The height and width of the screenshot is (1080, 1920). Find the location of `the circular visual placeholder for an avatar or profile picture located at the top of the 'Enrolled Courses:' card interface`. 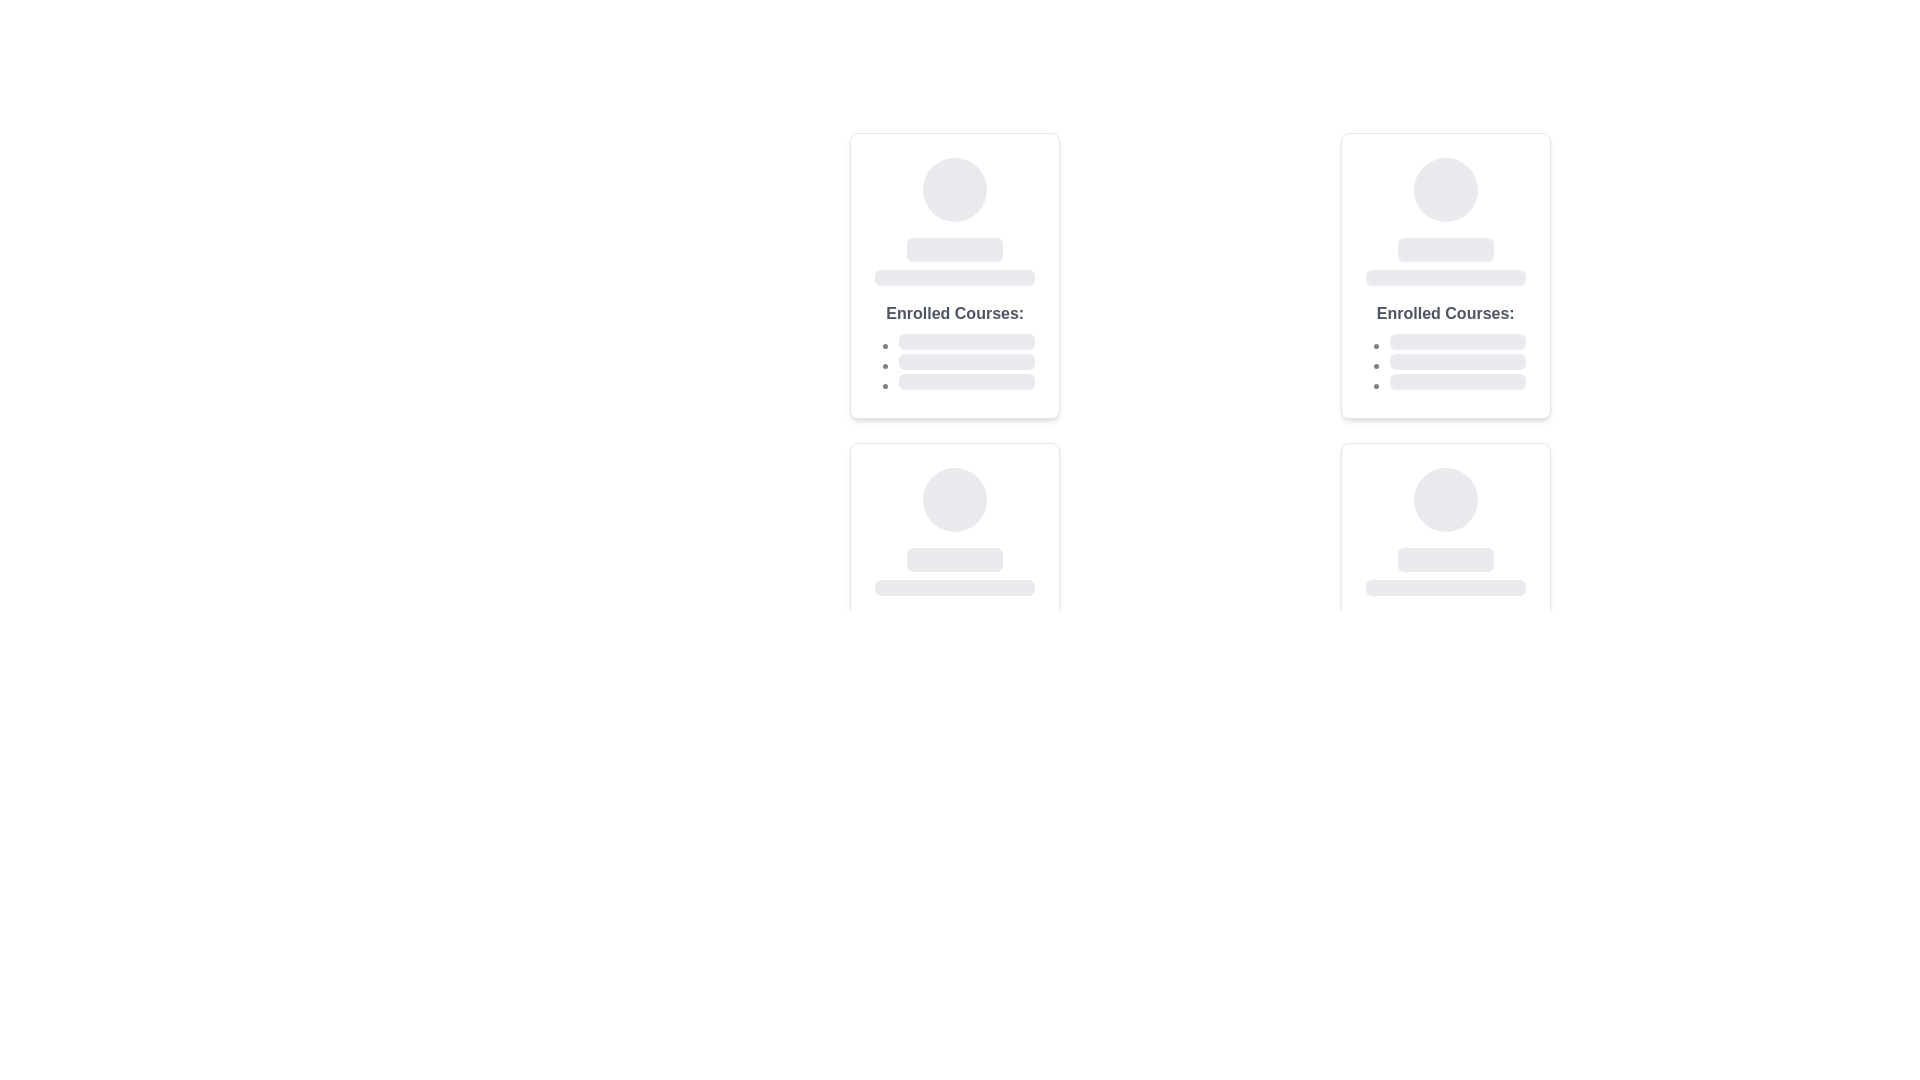

the circular visual placeholder for an avatar or profile picture located at the top of the 'Enrolled Courses:' card interface is located at coordinates (1445, 189).